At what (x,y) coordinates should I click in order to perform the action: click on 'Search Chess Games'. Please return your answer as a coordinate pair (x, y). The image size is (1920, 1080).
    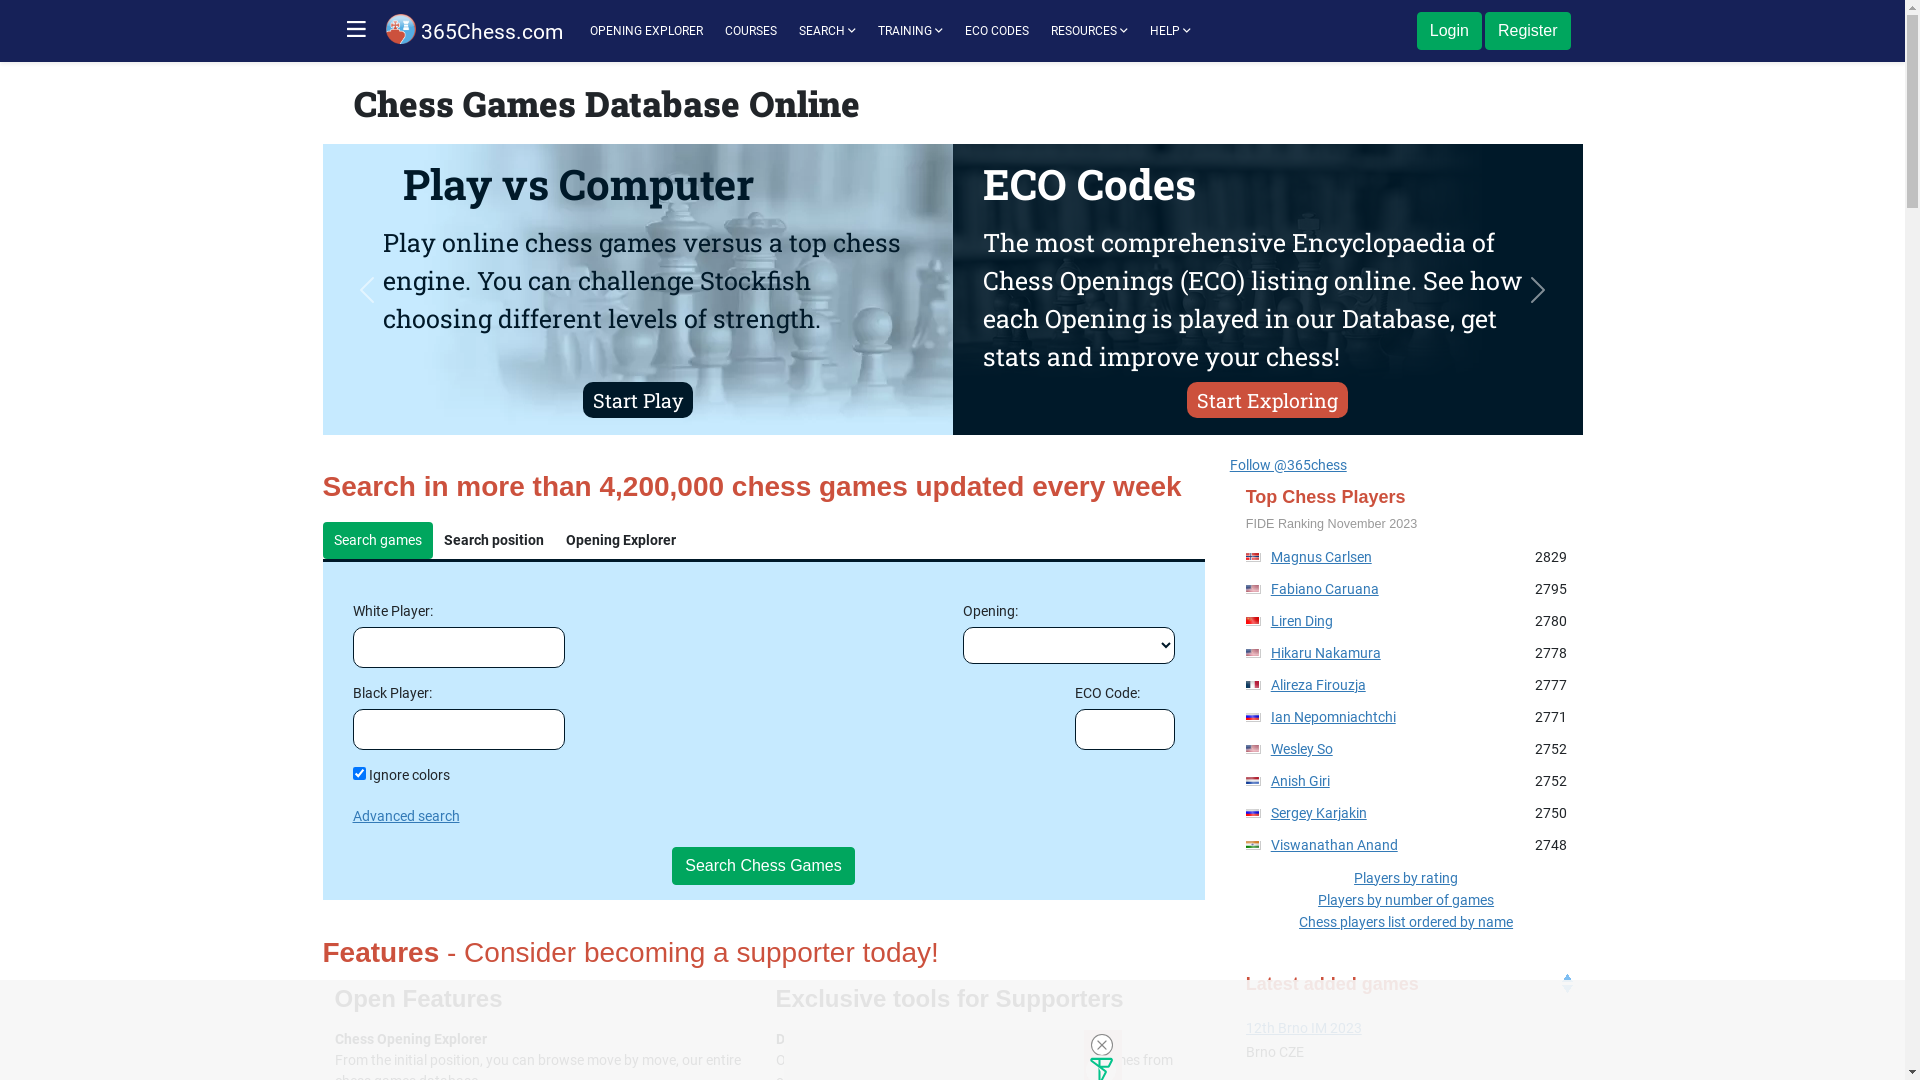
    Looking at the image, I should click on (762, 865).